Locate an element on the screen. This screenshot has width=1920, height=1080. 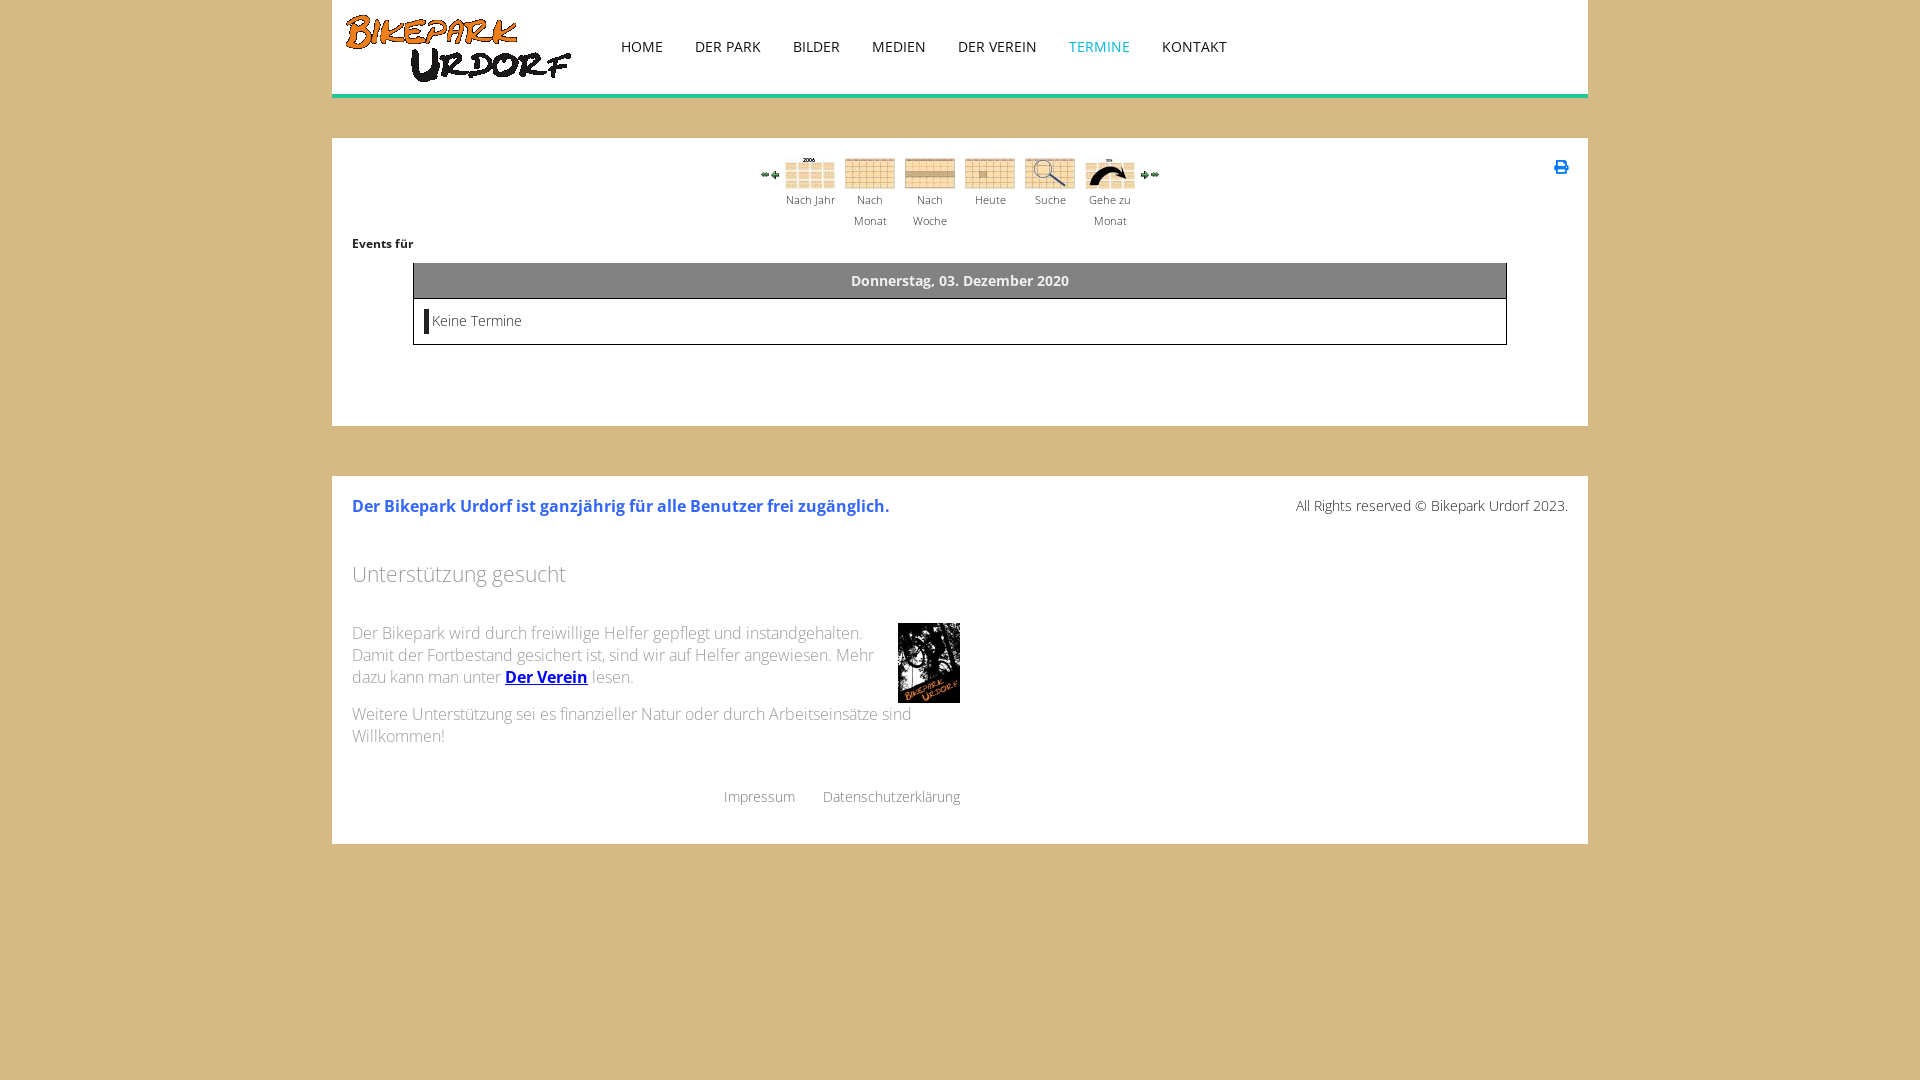
'Impressum' is located at coordinates (758, 795).